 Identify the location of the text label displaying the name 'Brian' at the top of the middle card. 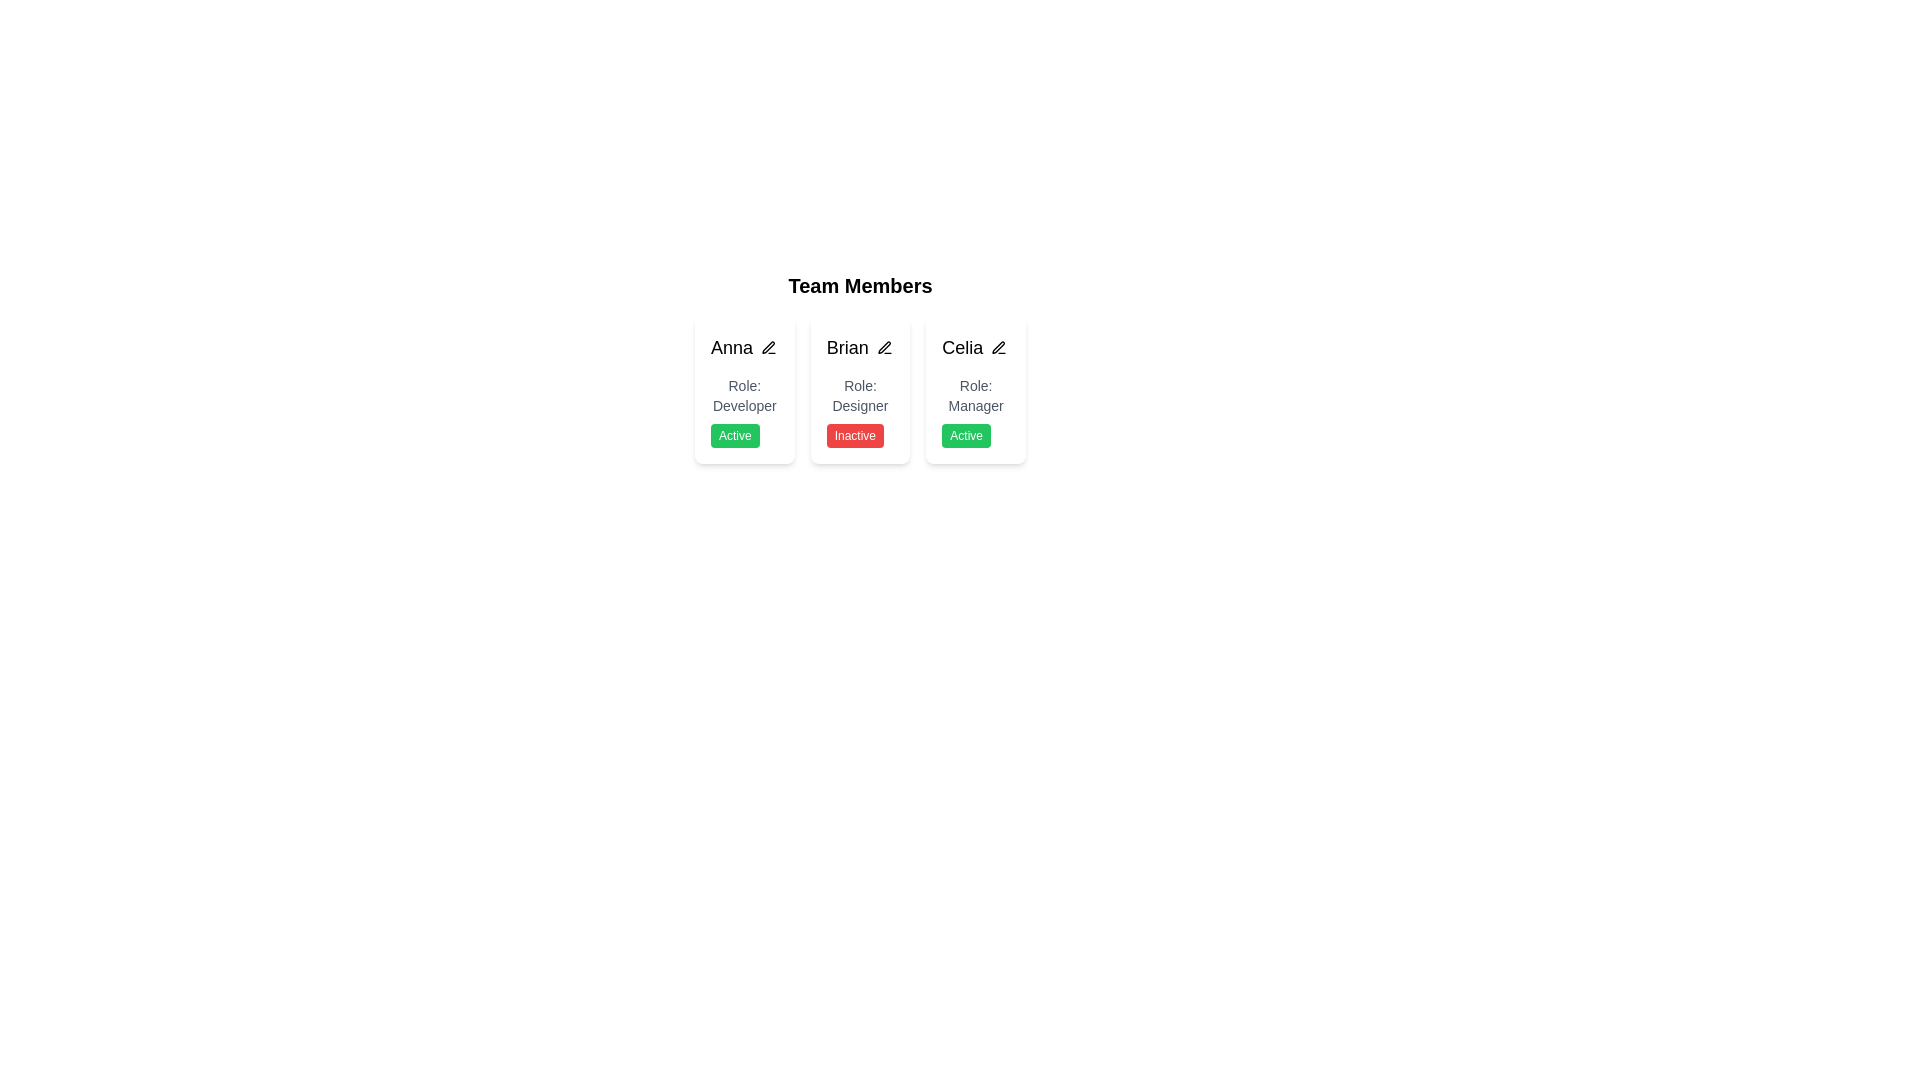
(860, 346).